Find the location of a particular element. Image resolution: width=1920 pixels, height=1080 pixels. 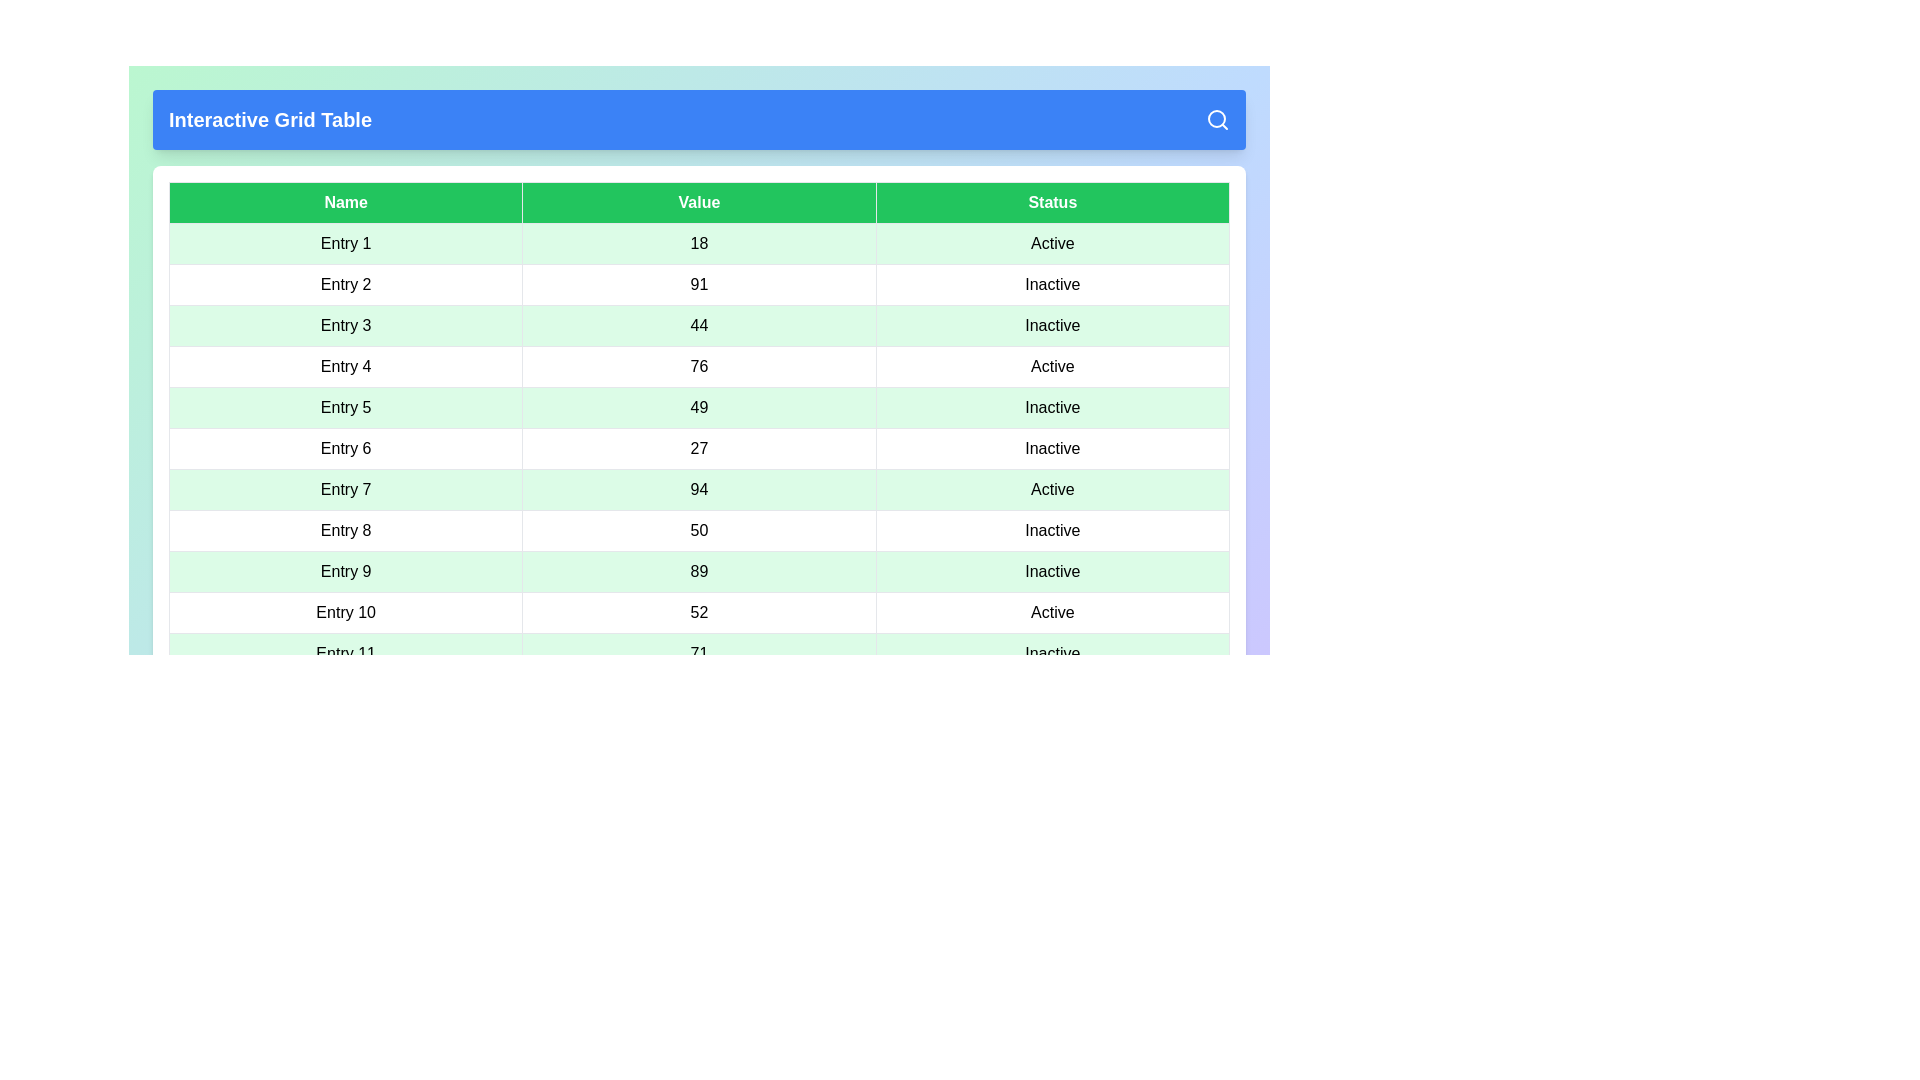

the column header 'Name' to sort the table by that column is located at coordinates (345, 203).